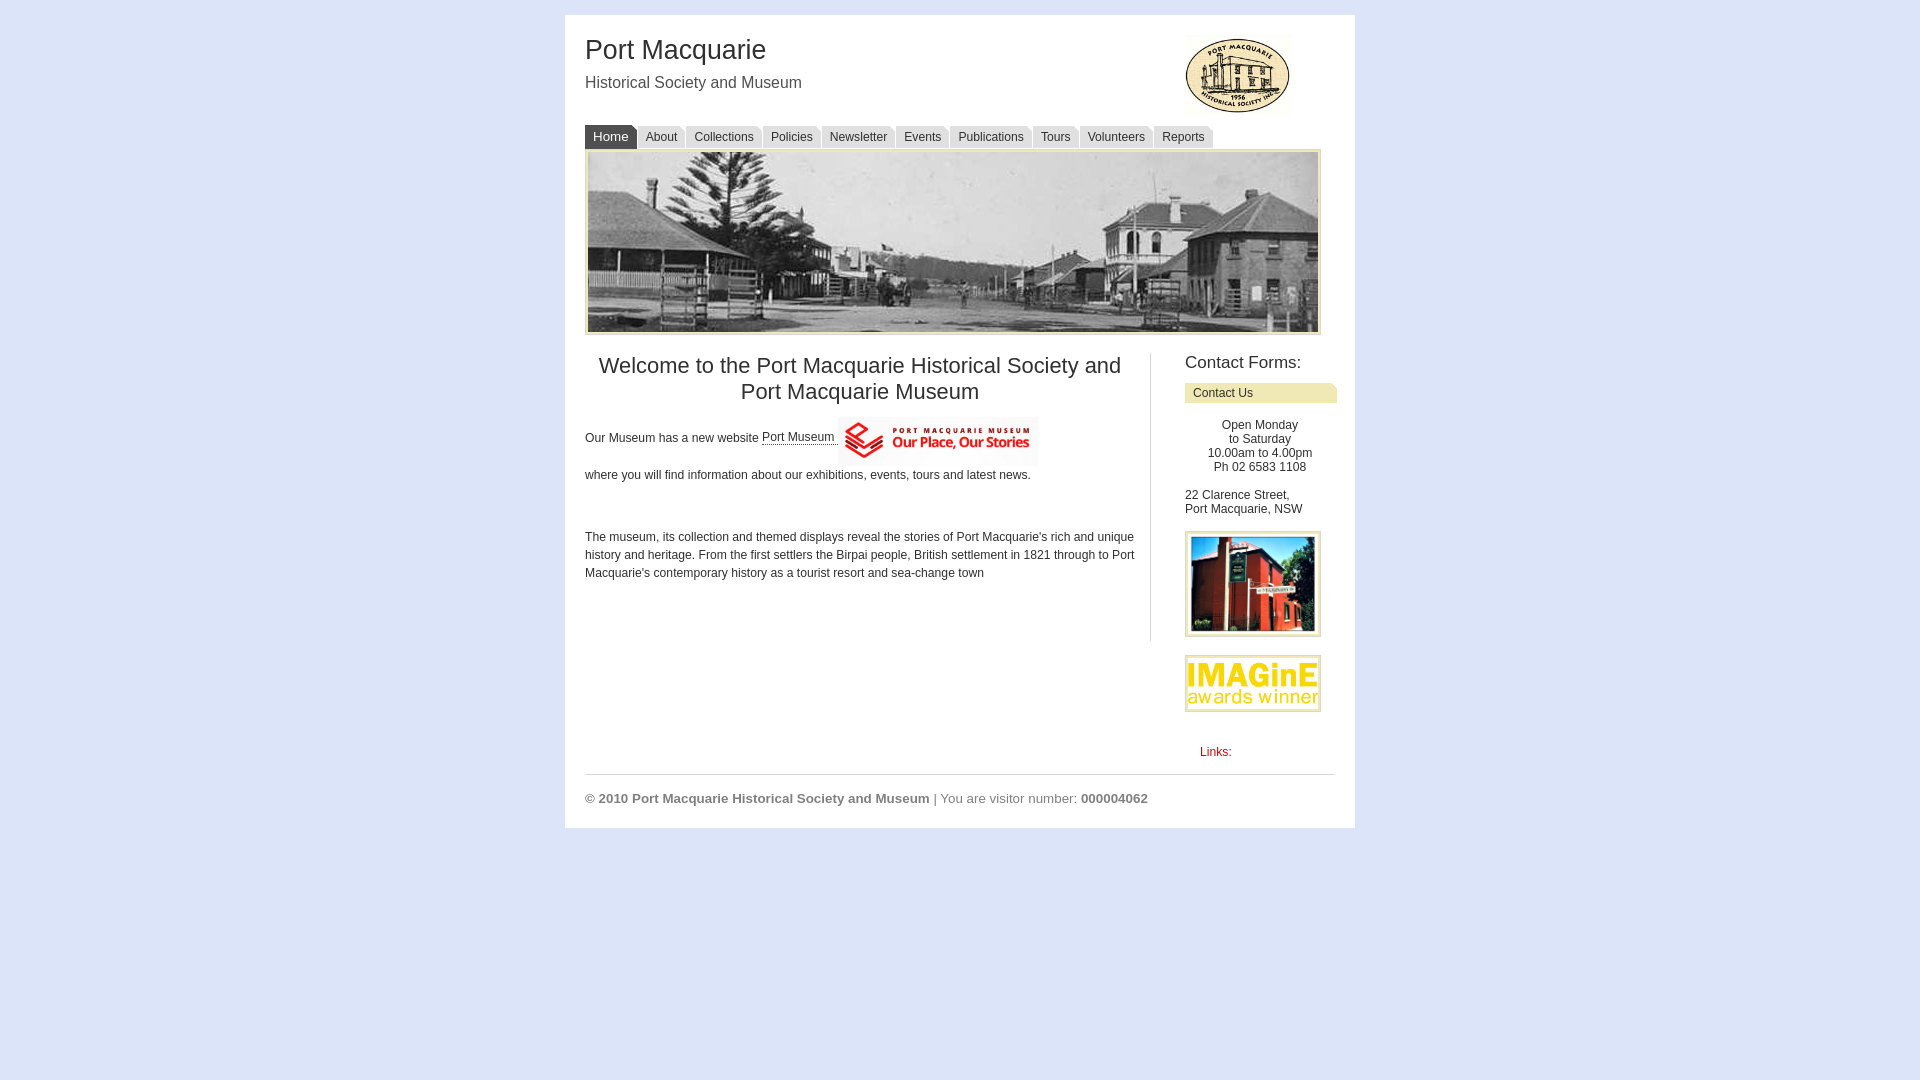 The width and height of the screenshot is (1920, 1080). What do you see at coordinates (800, 436) in the screenshot?
I see `'Port Museum'` at bounding box center [800, 436].